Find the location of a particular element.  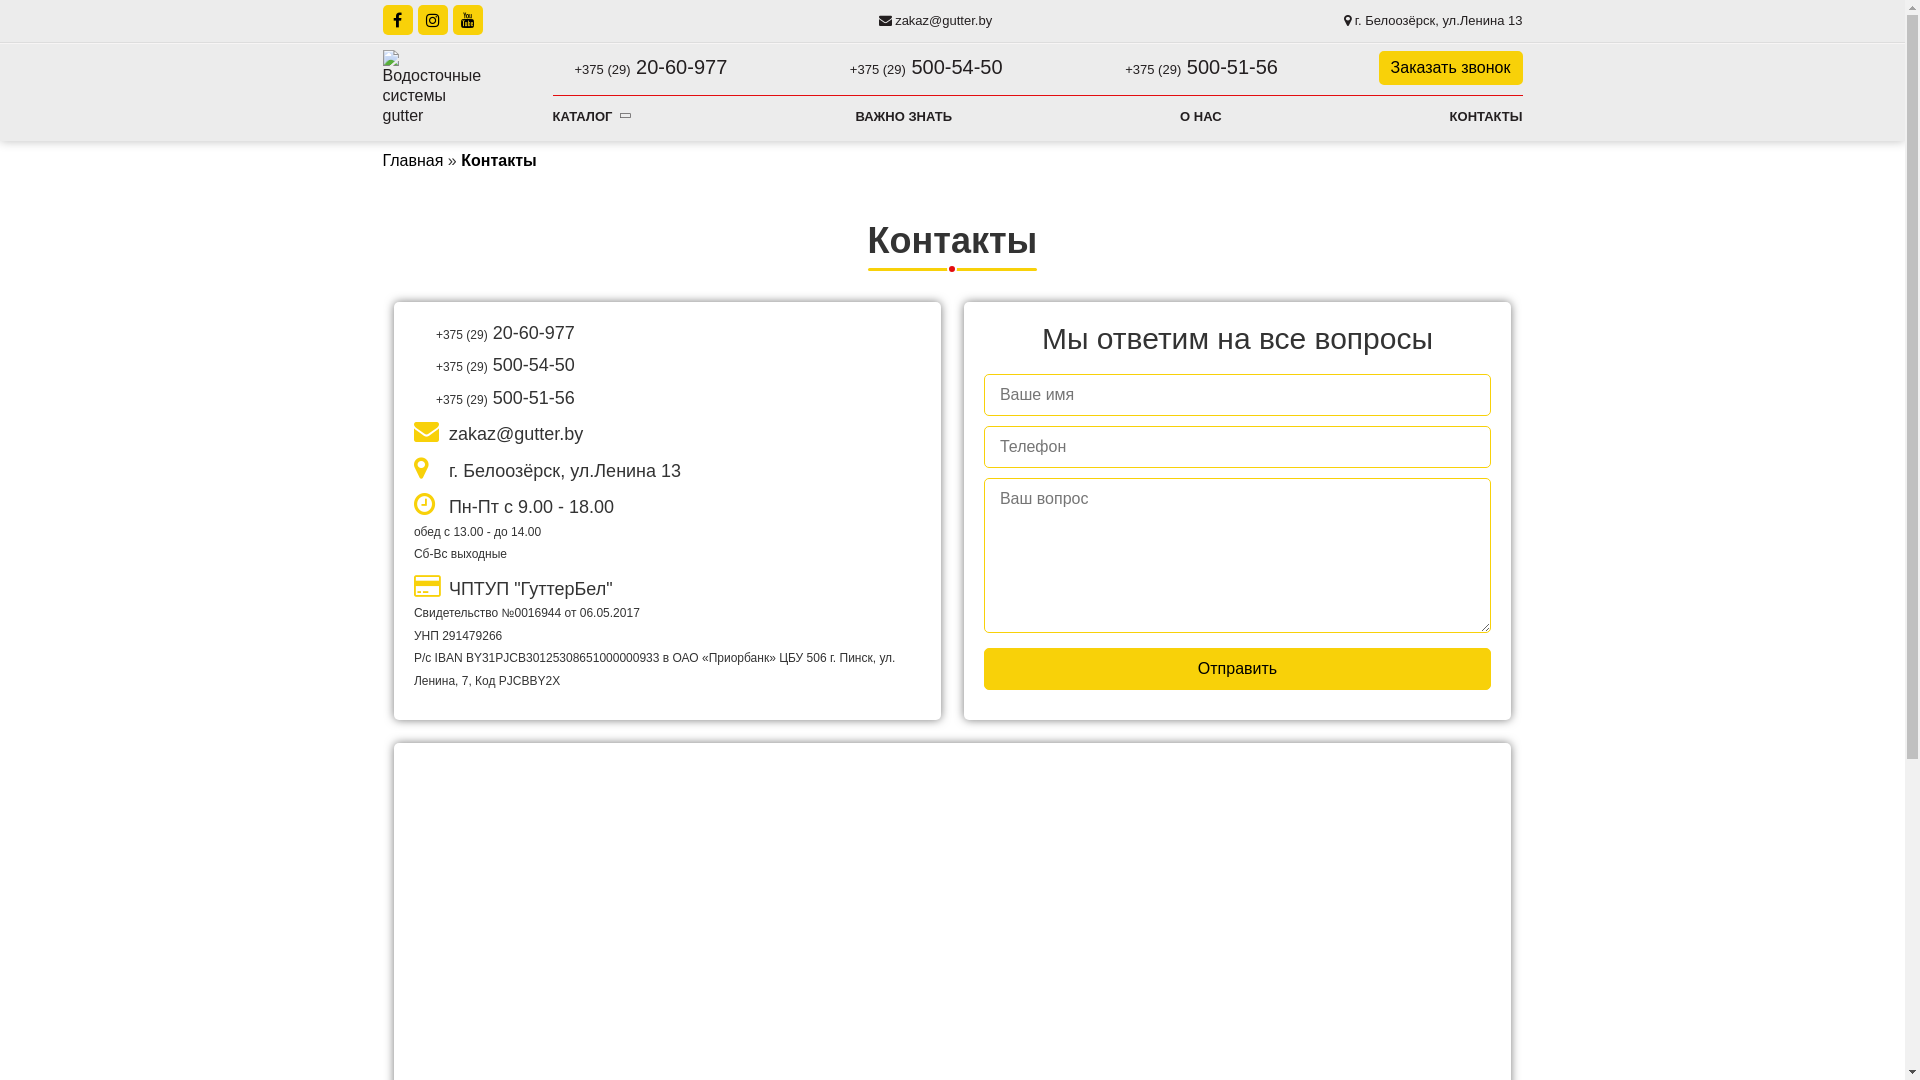

'+375 (29) 20-60-977' is located at coordinates (552, 66).